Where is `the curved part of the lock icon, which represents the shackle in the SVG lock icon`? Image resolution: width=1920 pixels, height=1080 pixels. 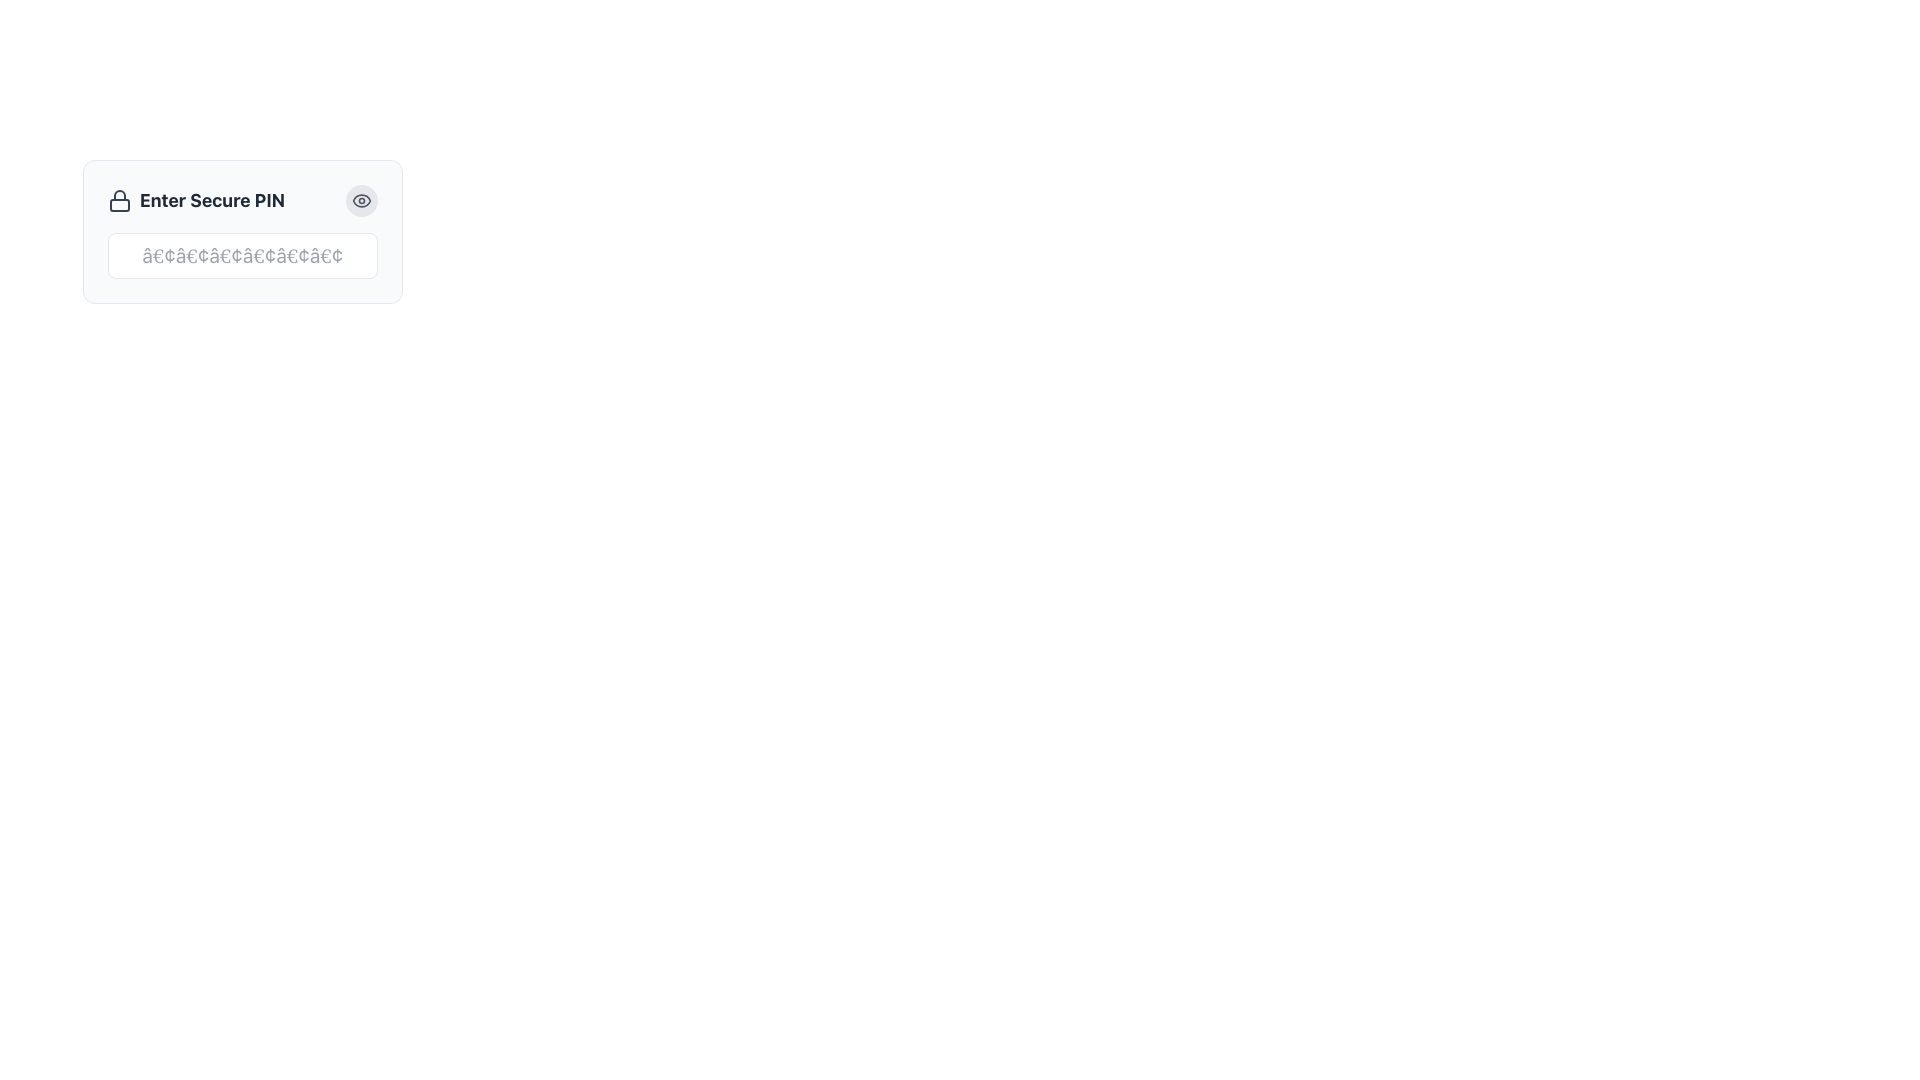 the curved part of the lock icon, which represents the shackle in the SVG lock icon is located at coordinates (119, 195).